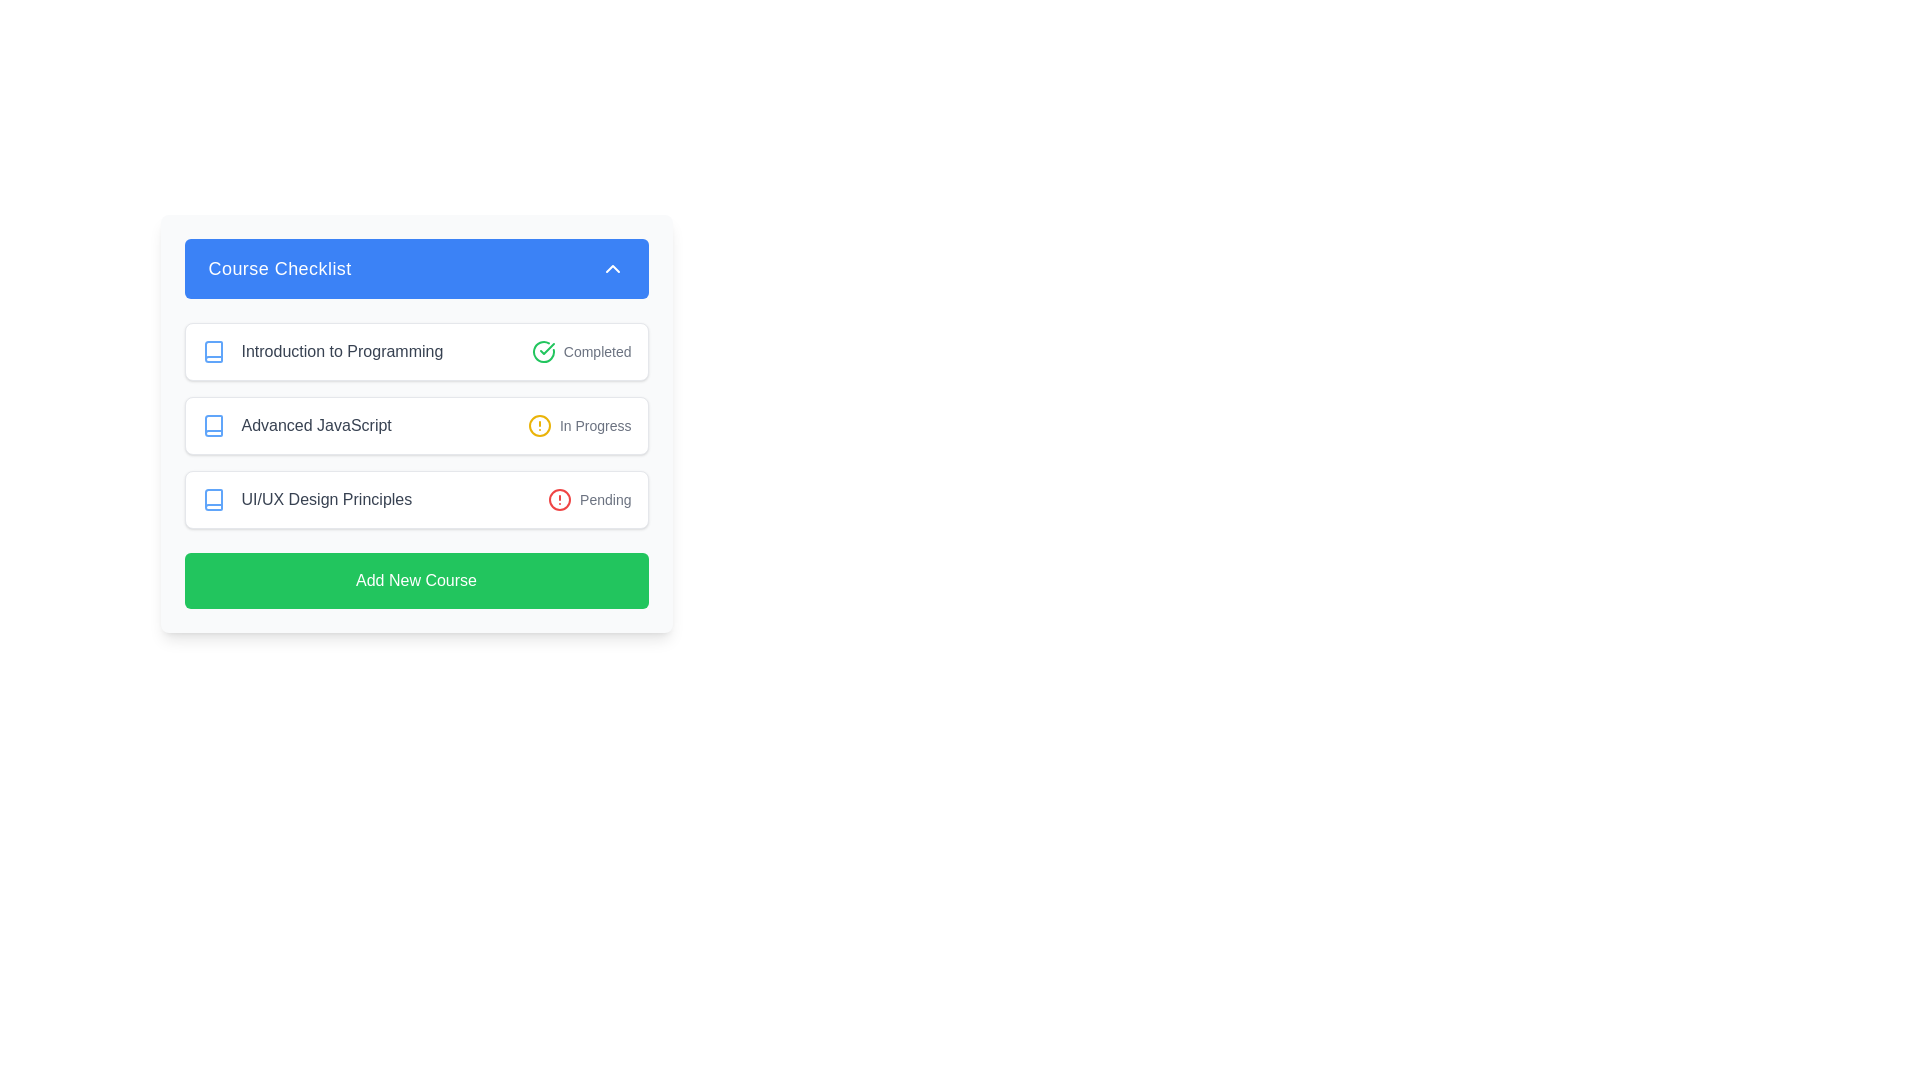 The width and height of the screenshot is (1920, 1080). I want to click on the blue book icon located to the left of the text 'Introduction to Programming' in the itemized list, so click(213, 350).